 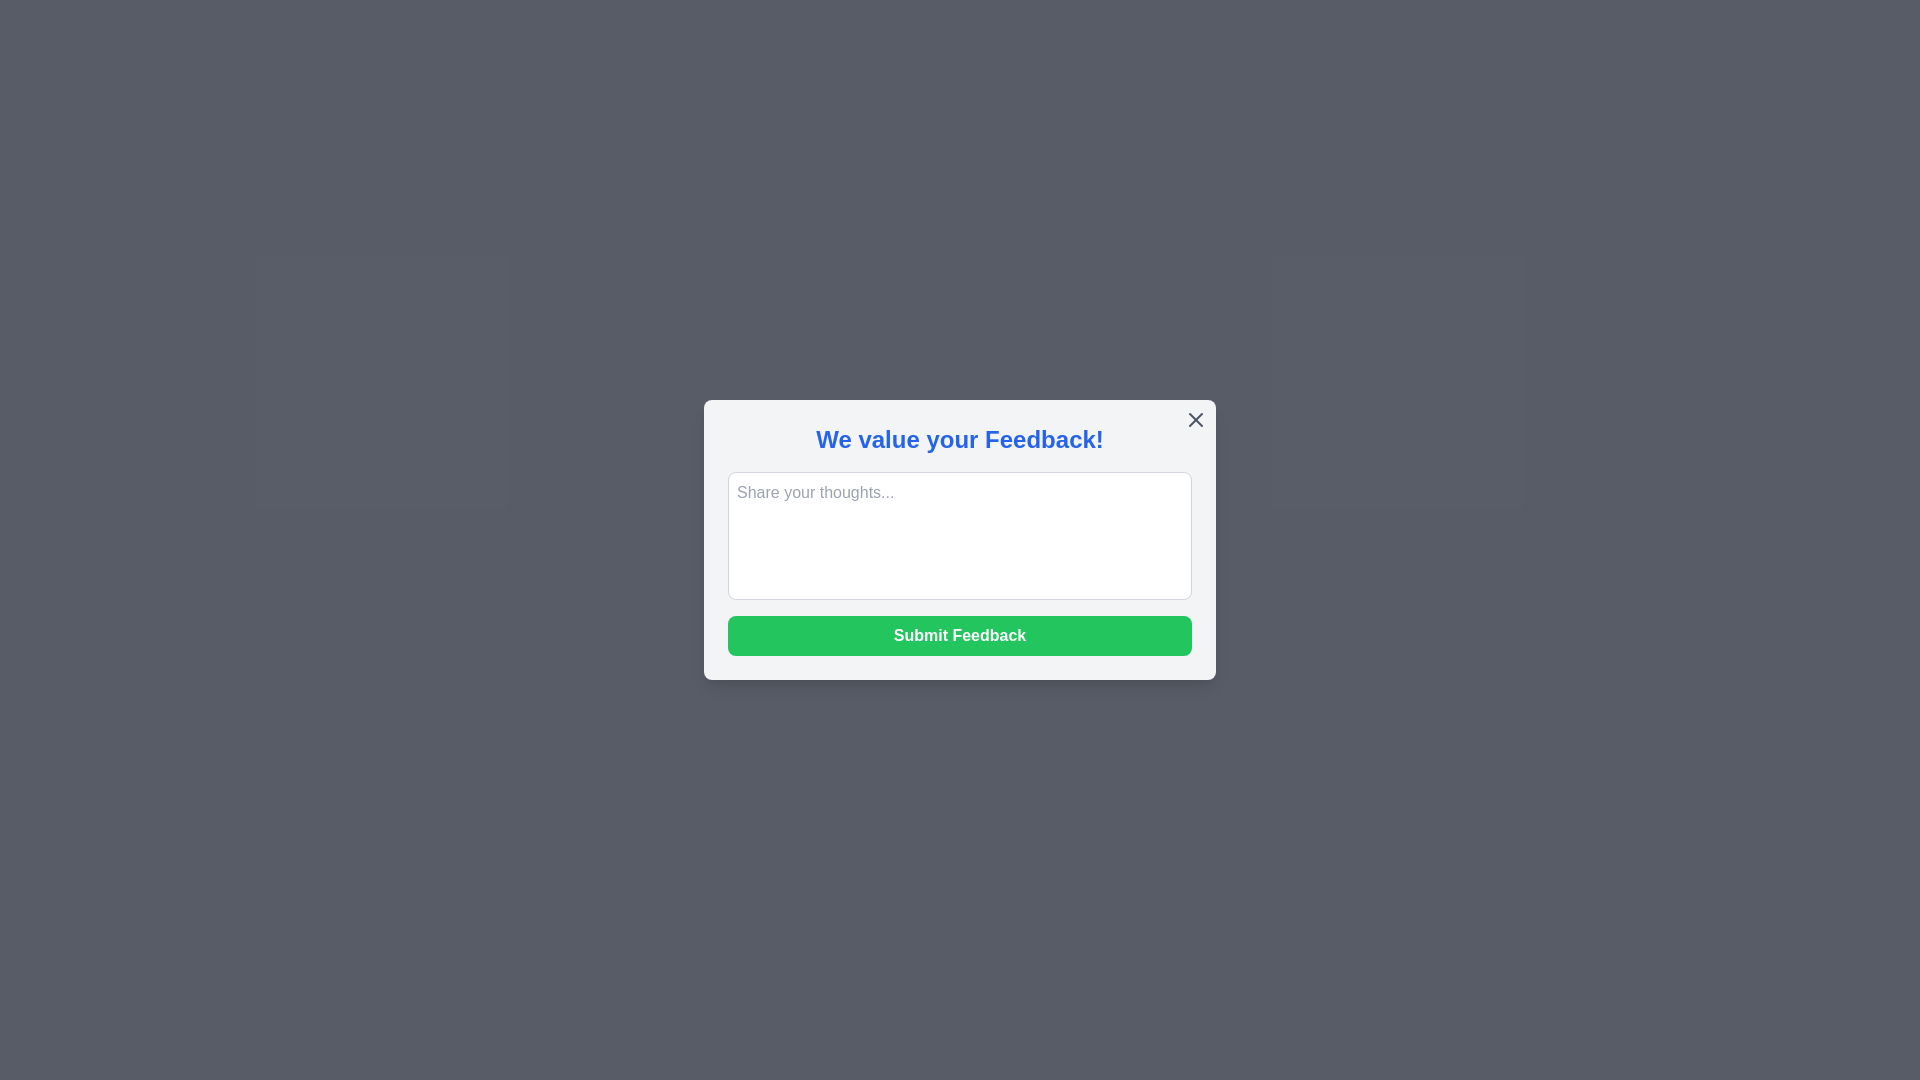 What do you see at coordinates (960, 636) in the screenshot?
I see `the 'Submit Feedback' button to submit the feedback` at bounding box center [960, 636].